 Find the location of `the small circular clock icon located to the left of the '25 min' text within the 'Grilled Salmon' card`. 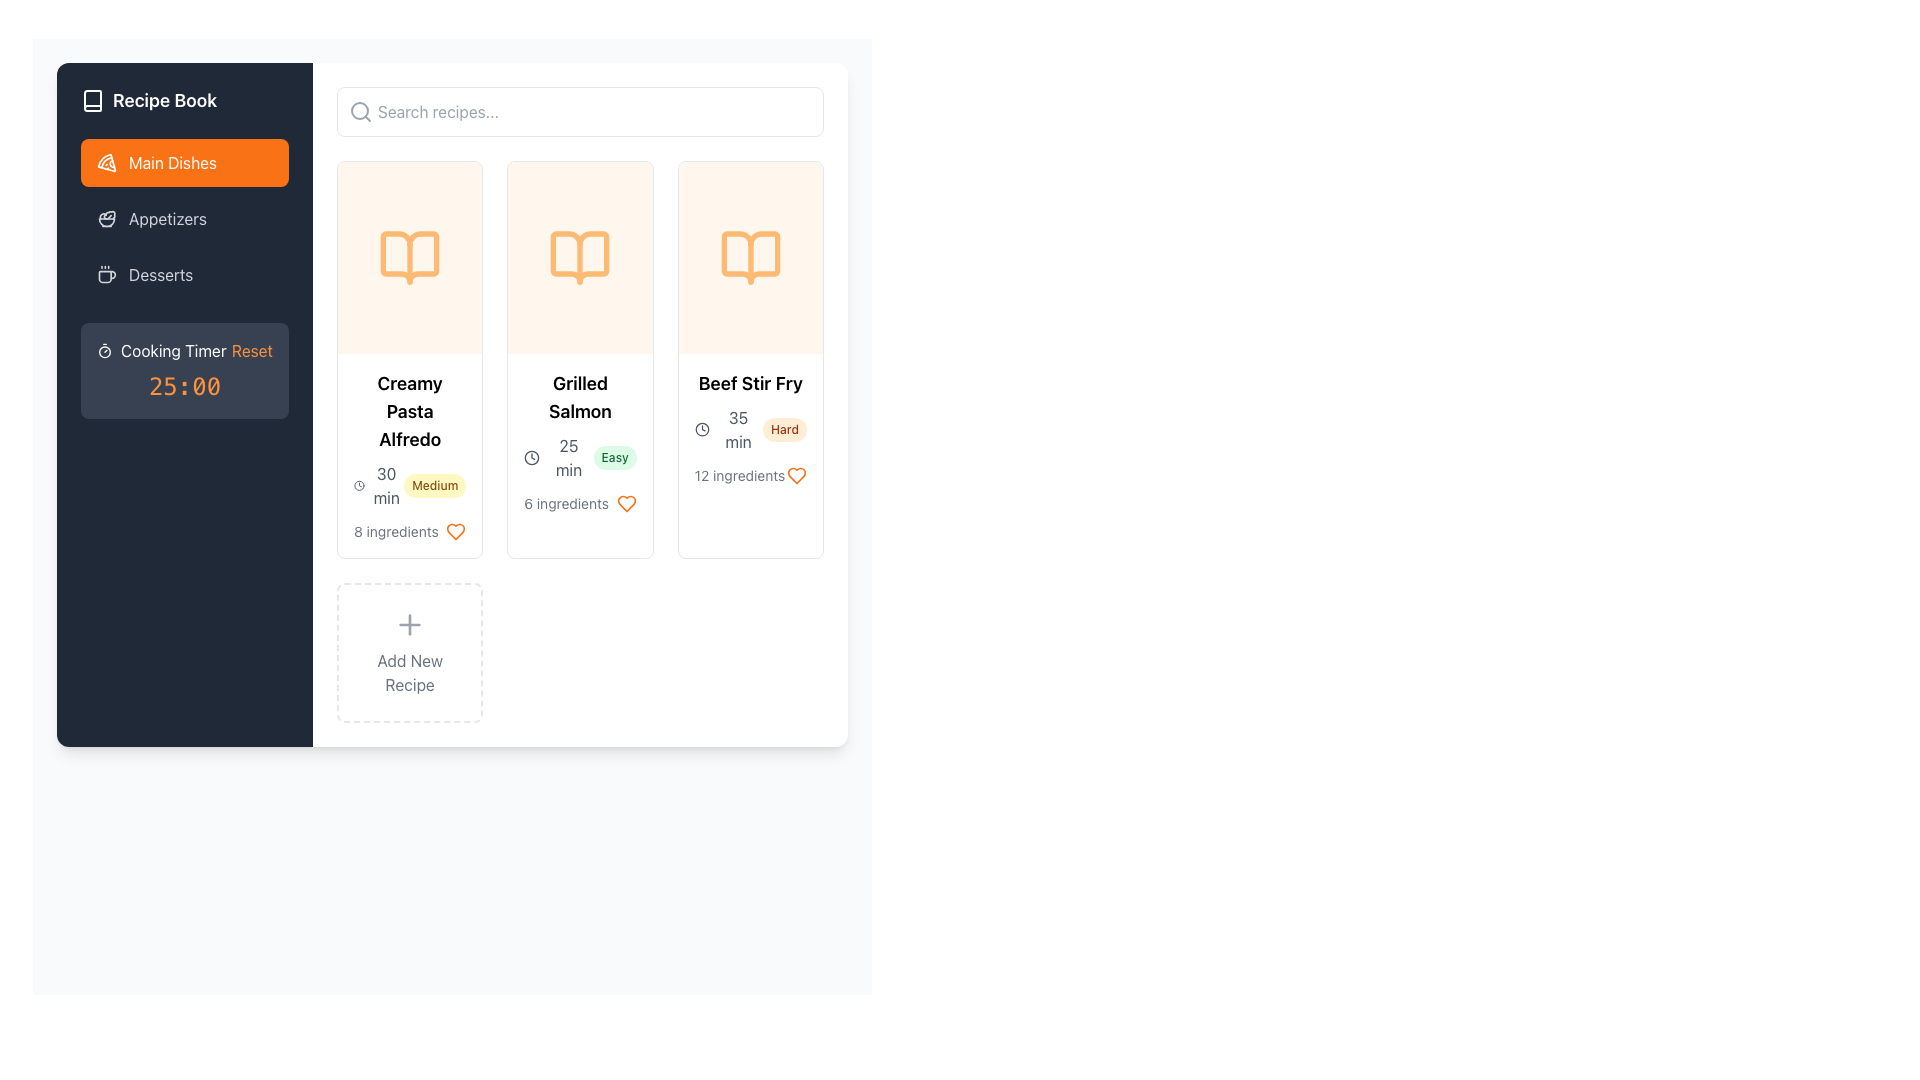

the small circular clock icon located to the left of the '25 min' text within the 'Grilled Salmon' card is located at coordinates (532, 458).